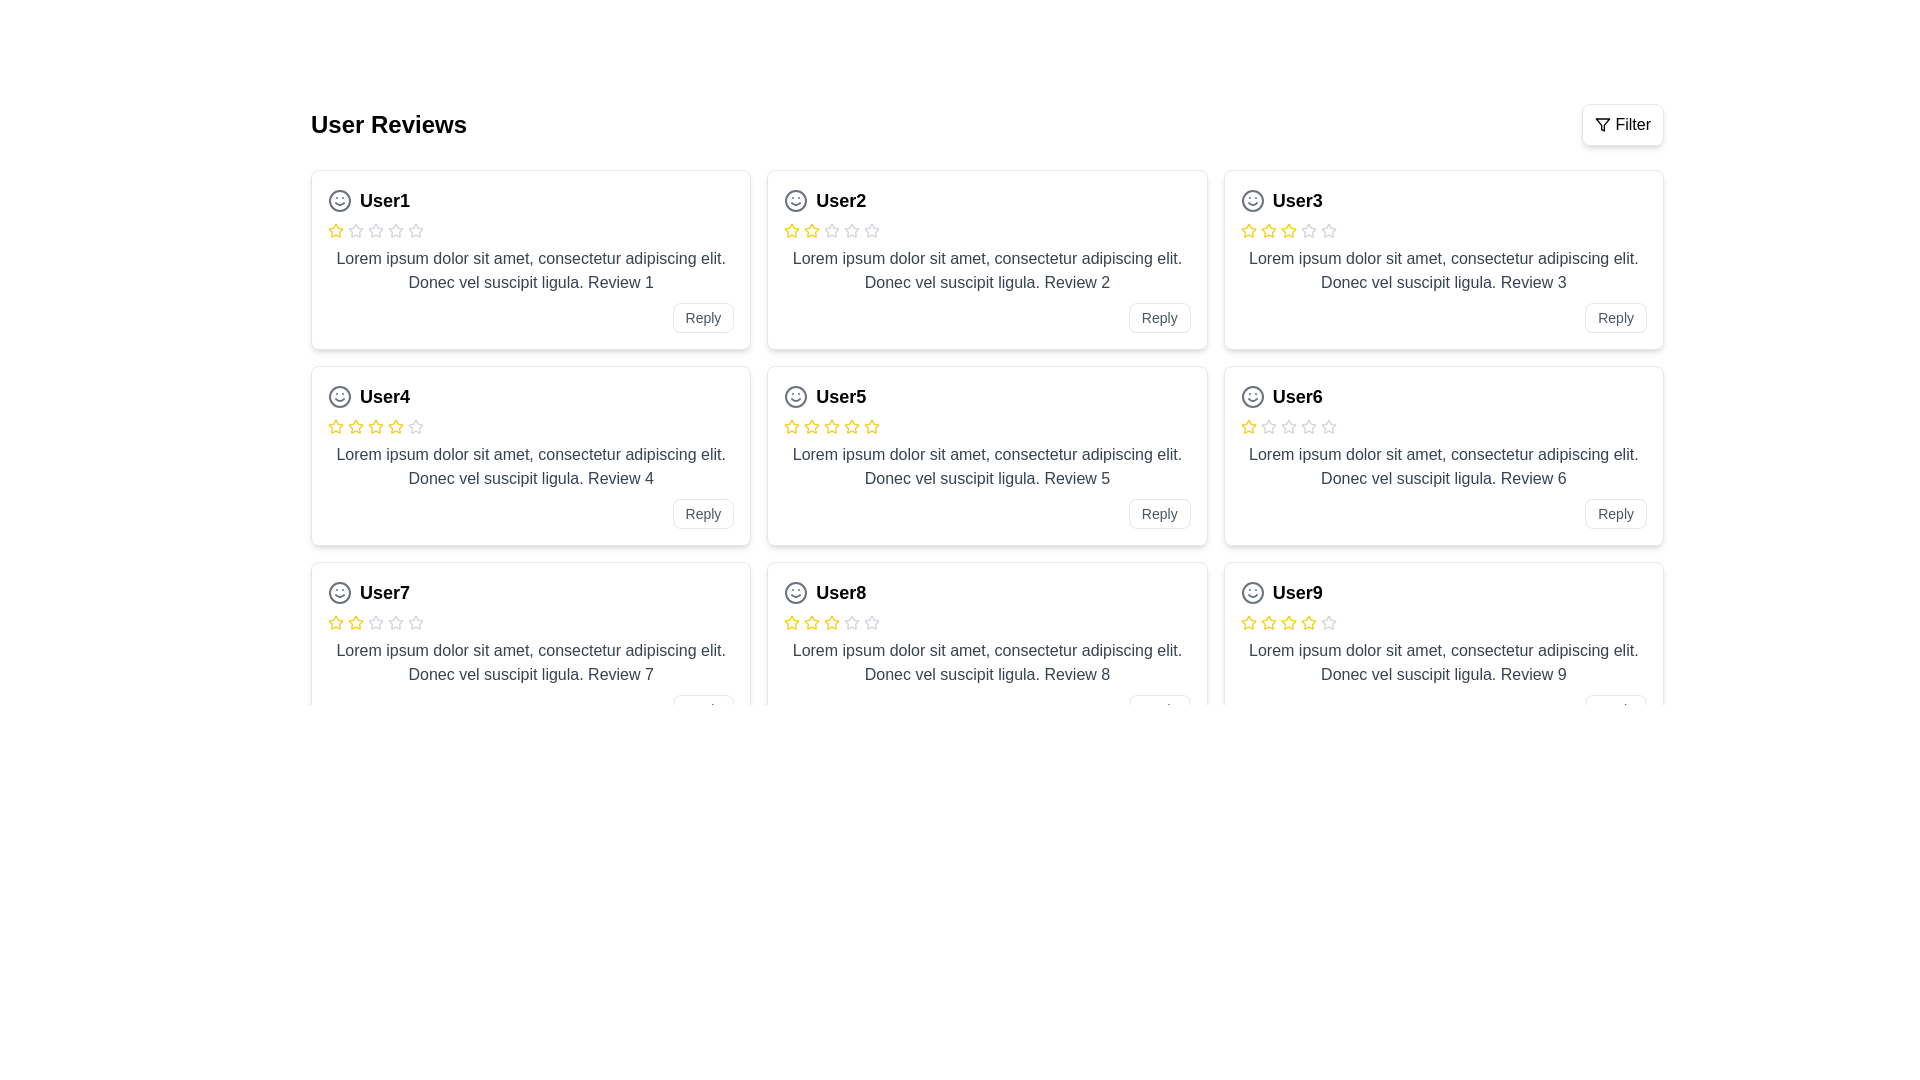 The image size is (1920, 1080). Describe the element at coordinates (841, 397) in the screenshot. I see `the label displaying the username of the user who authored the adjacent review, located in the second row and second column of the review grid` at that location.